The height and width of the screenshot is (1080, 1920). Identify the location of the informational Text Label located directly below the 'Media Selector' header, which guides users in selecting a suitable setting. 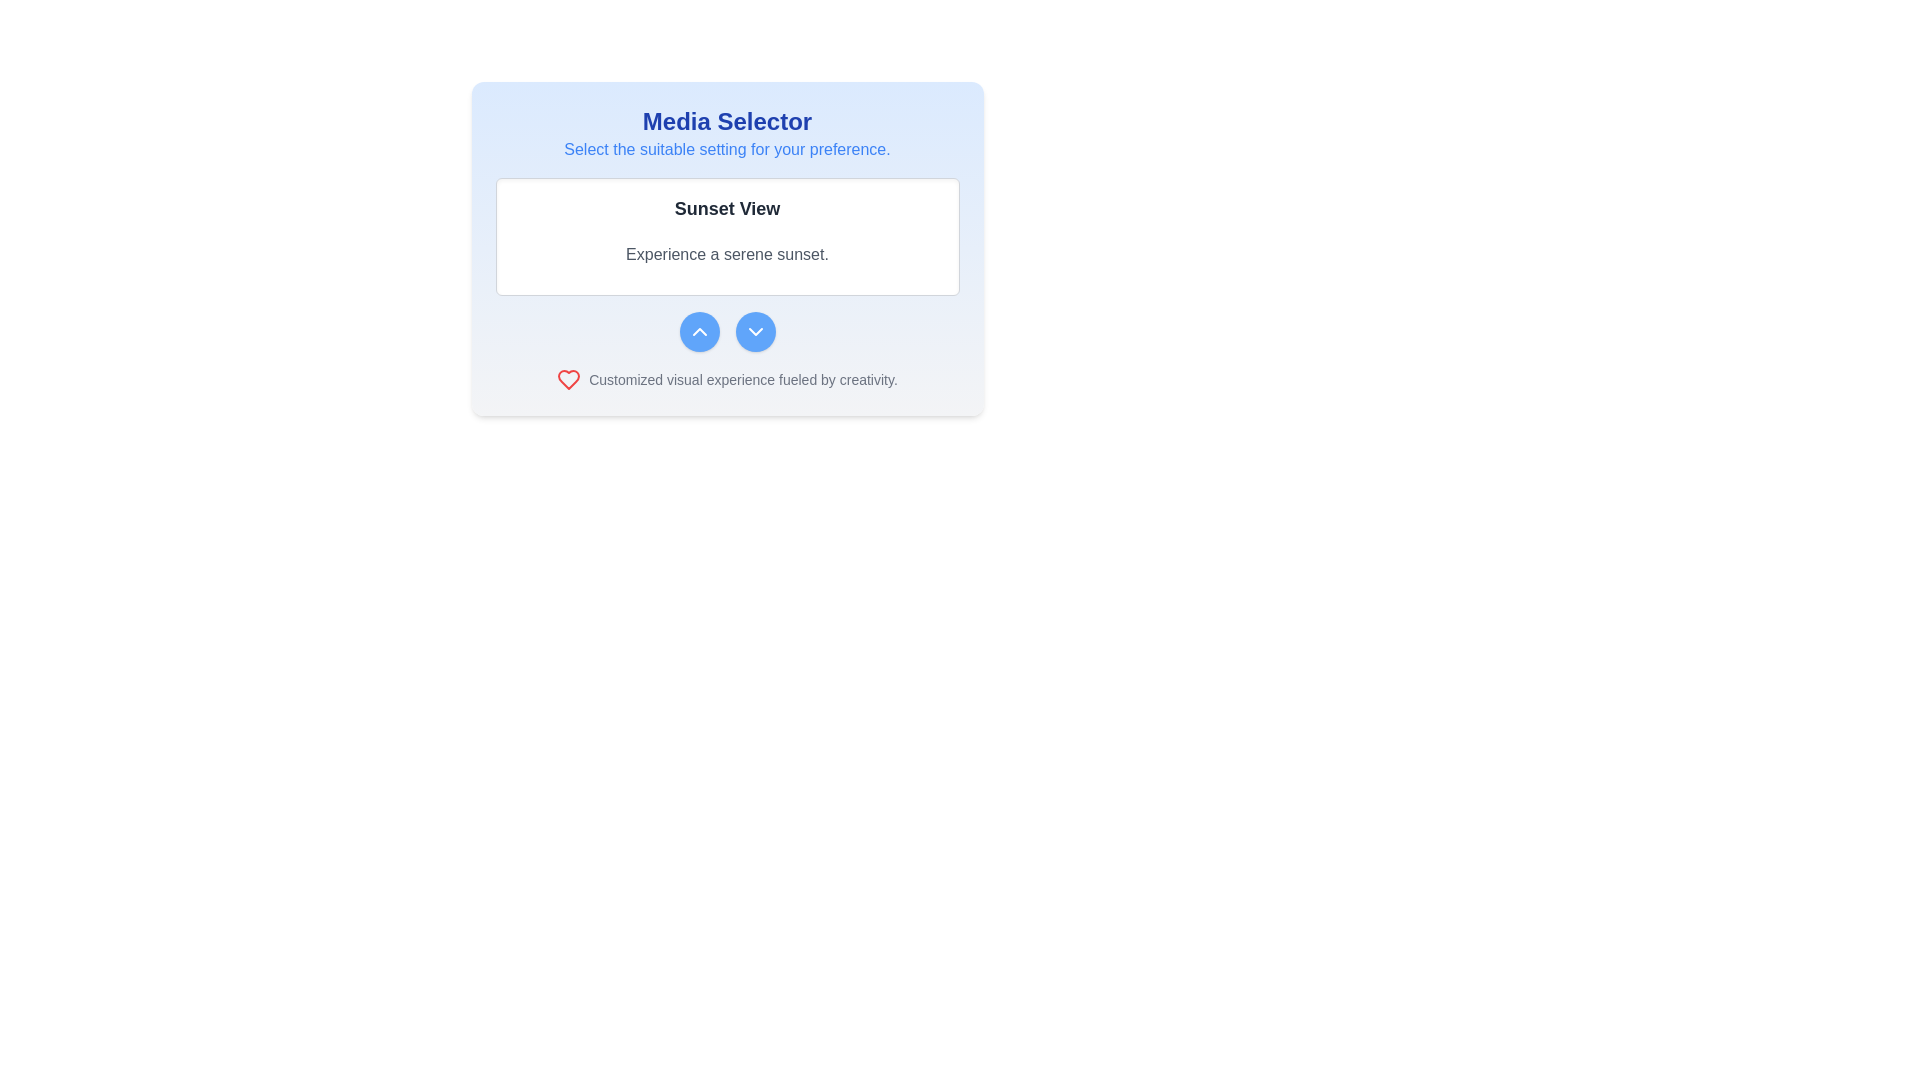
(726, 149).